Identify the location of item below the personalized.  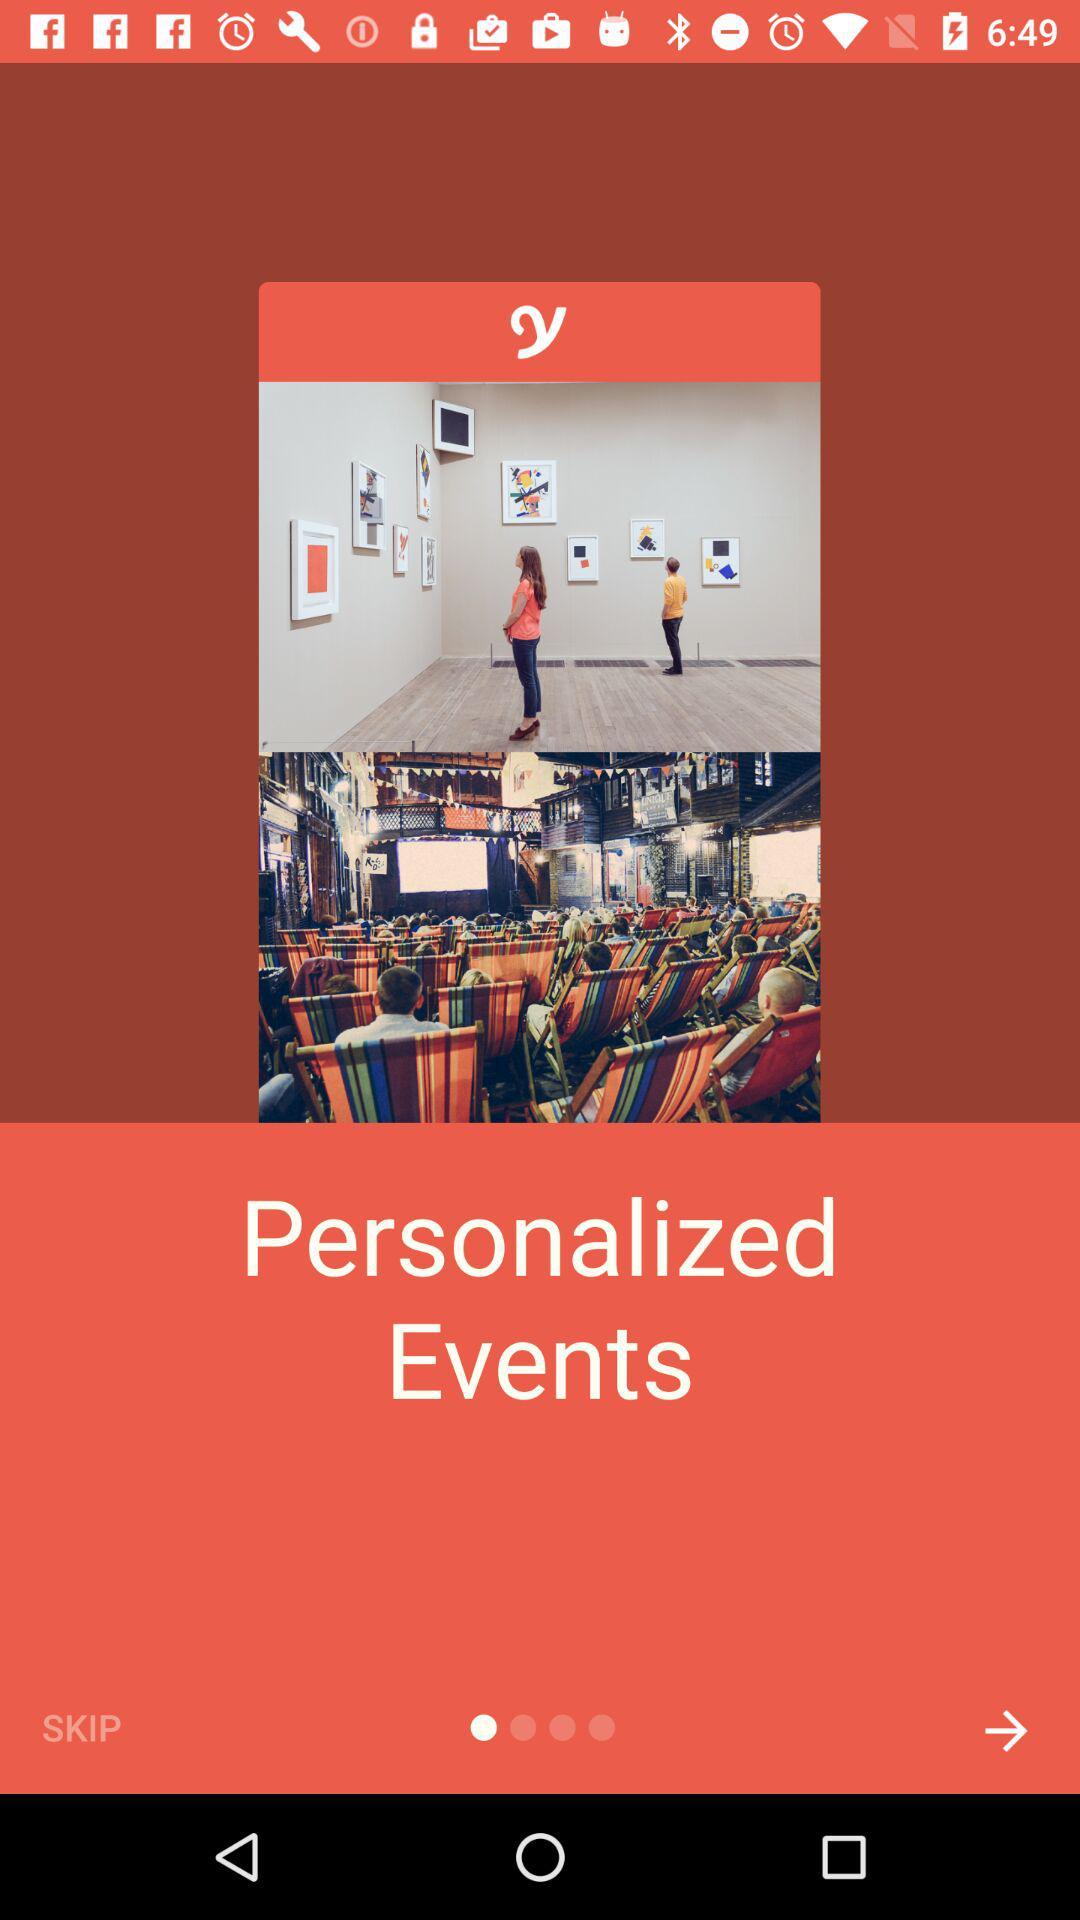
(1006, 1724).